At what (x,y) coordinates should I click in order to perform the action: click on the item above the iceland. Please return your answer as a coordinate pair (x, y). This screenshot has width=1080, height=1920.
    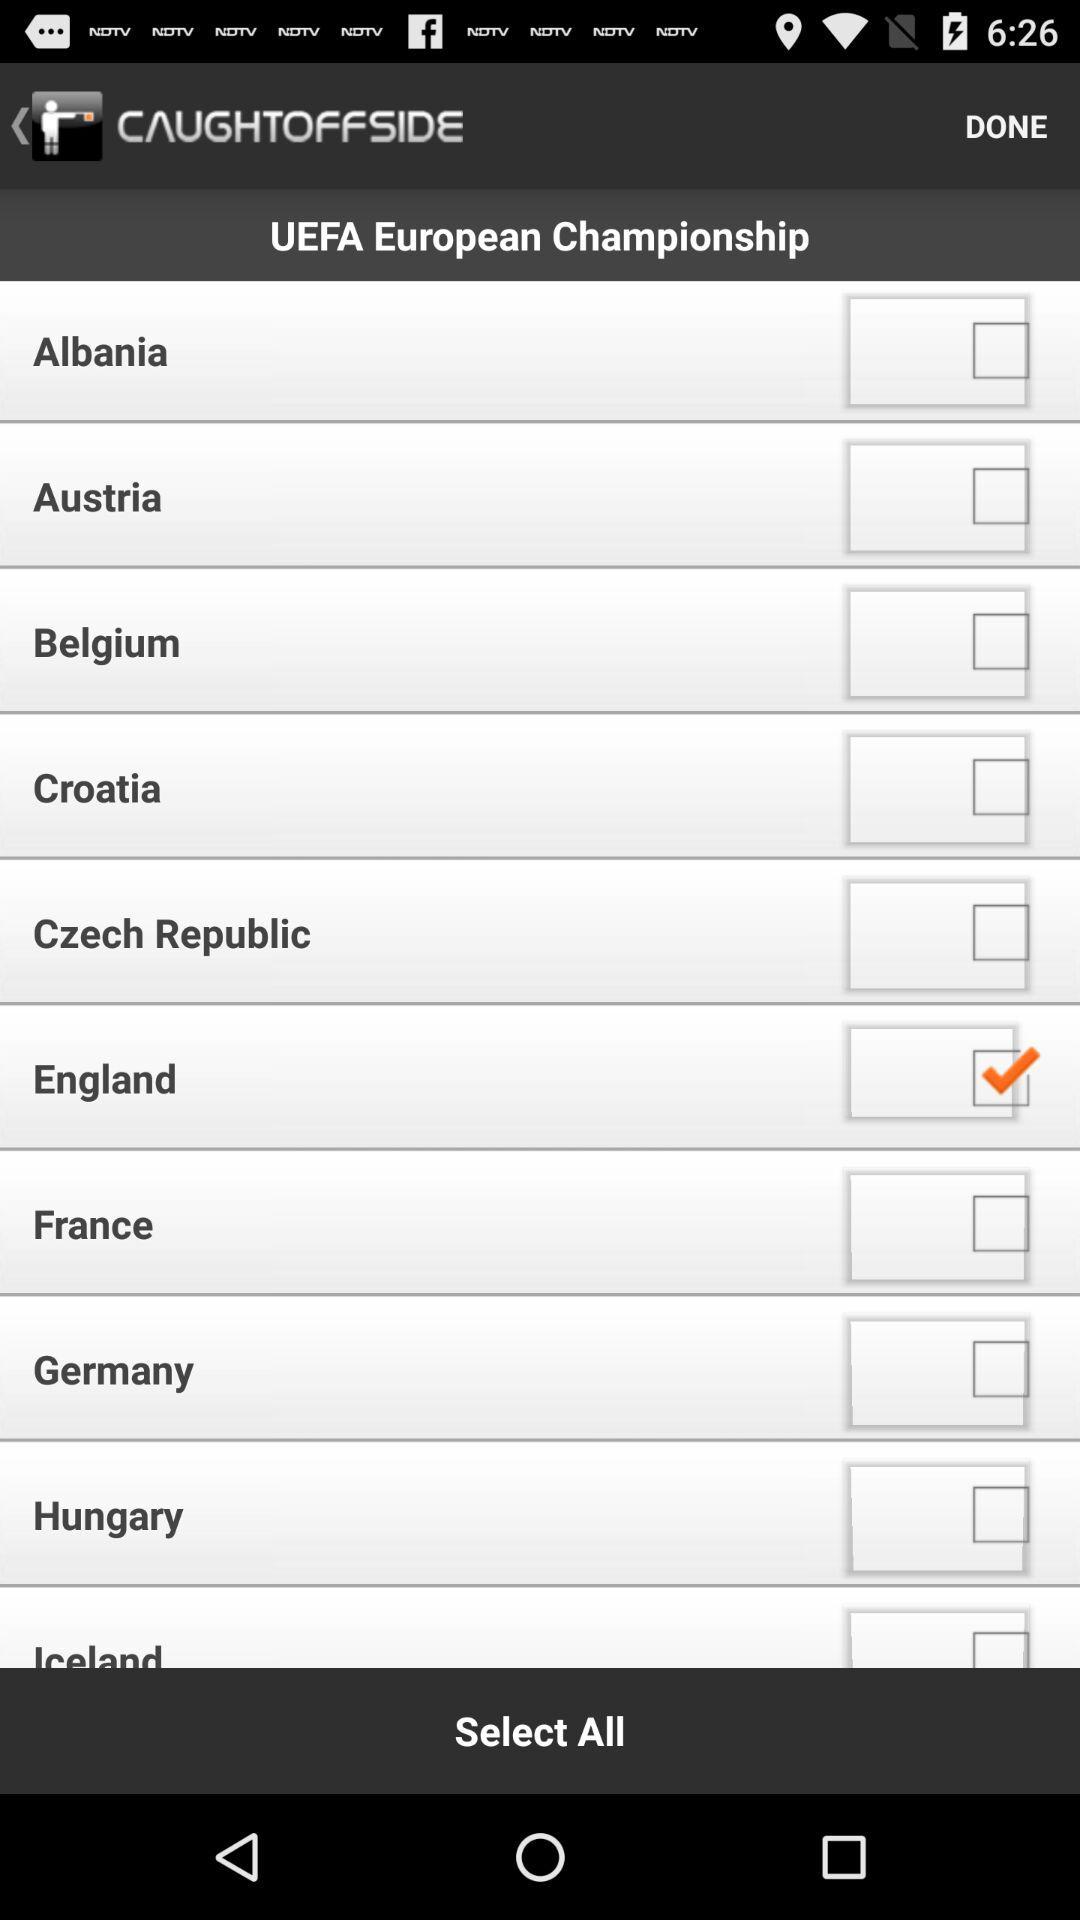
    Looking at the image, I should click on (409, 1514).